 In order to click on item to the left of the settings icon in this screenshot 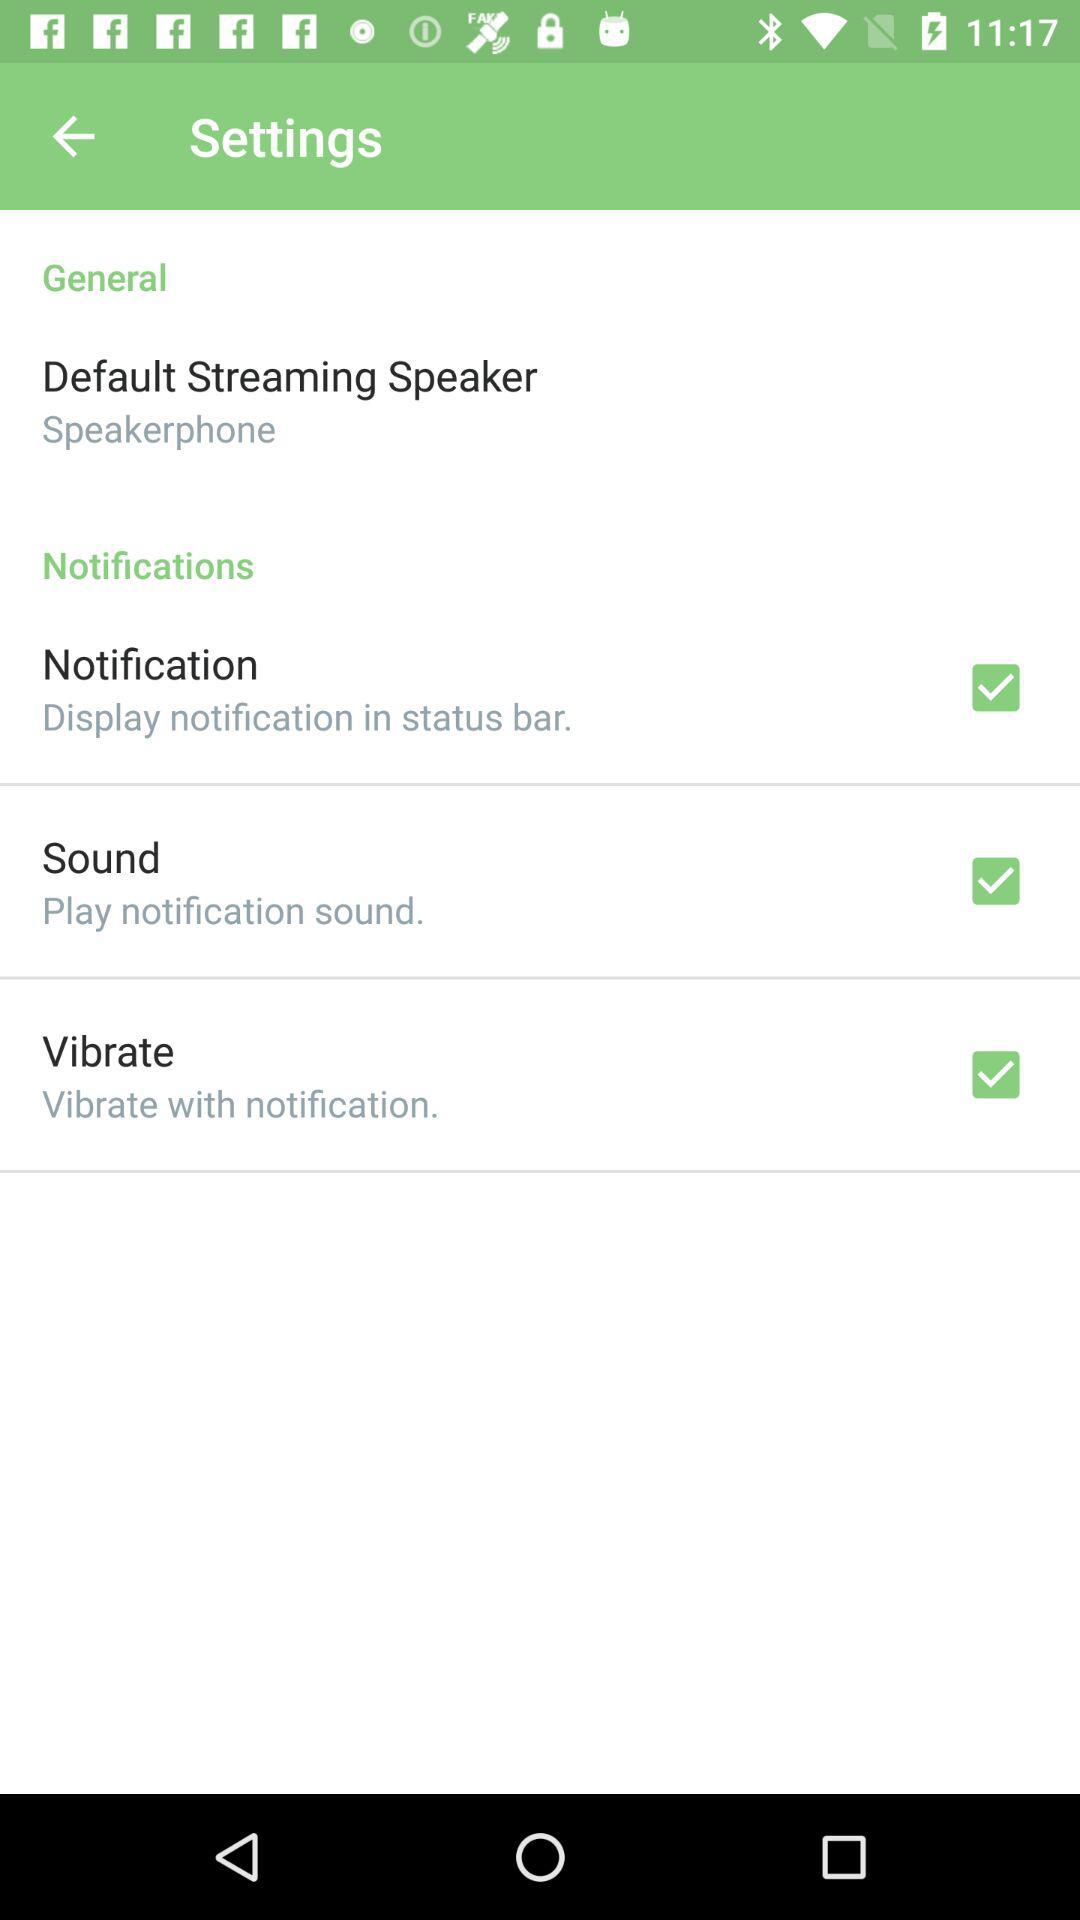, I will do `click(72, 135)`.